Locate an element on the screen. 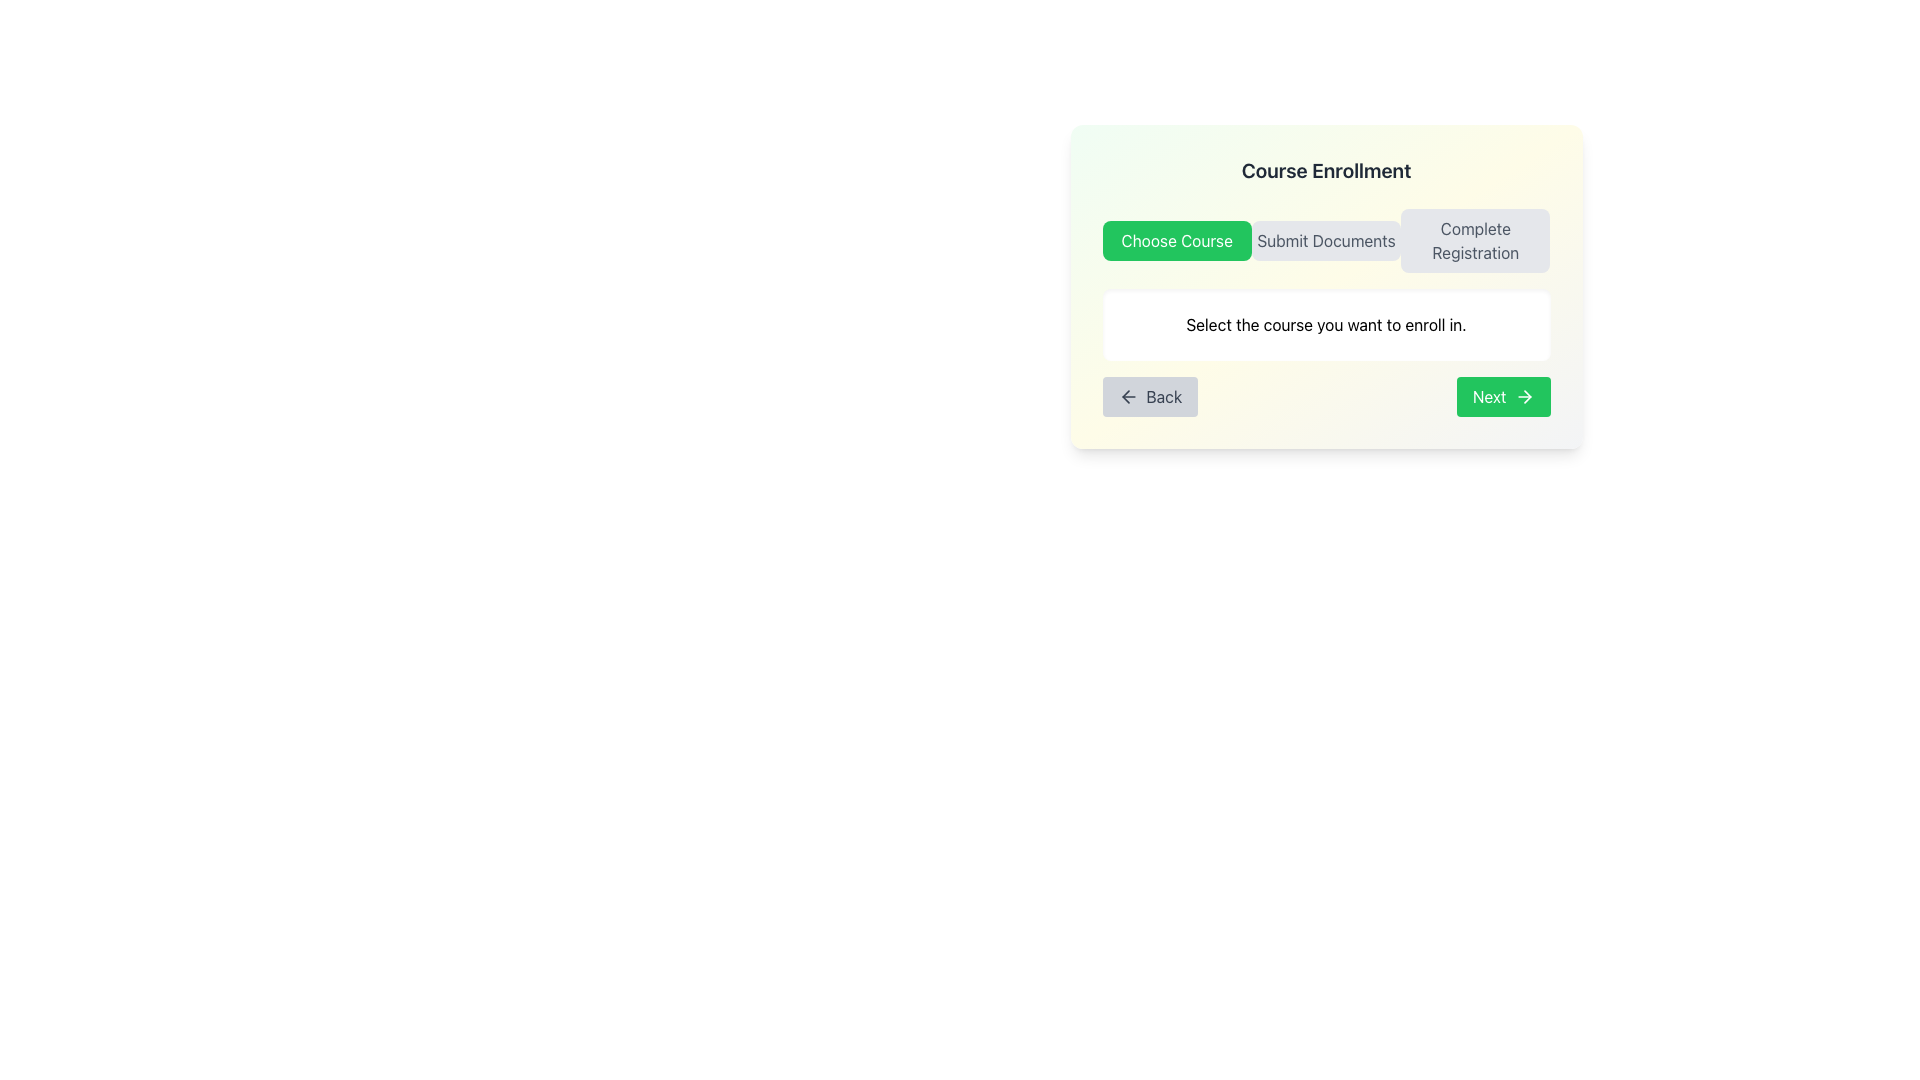 The image size is (1920, 1080). the left-pointing arrow icon within the 'Back' button, which is styled with a gray background and located at the bottom left of the modal UI component is located at coordinates (1125, 397).